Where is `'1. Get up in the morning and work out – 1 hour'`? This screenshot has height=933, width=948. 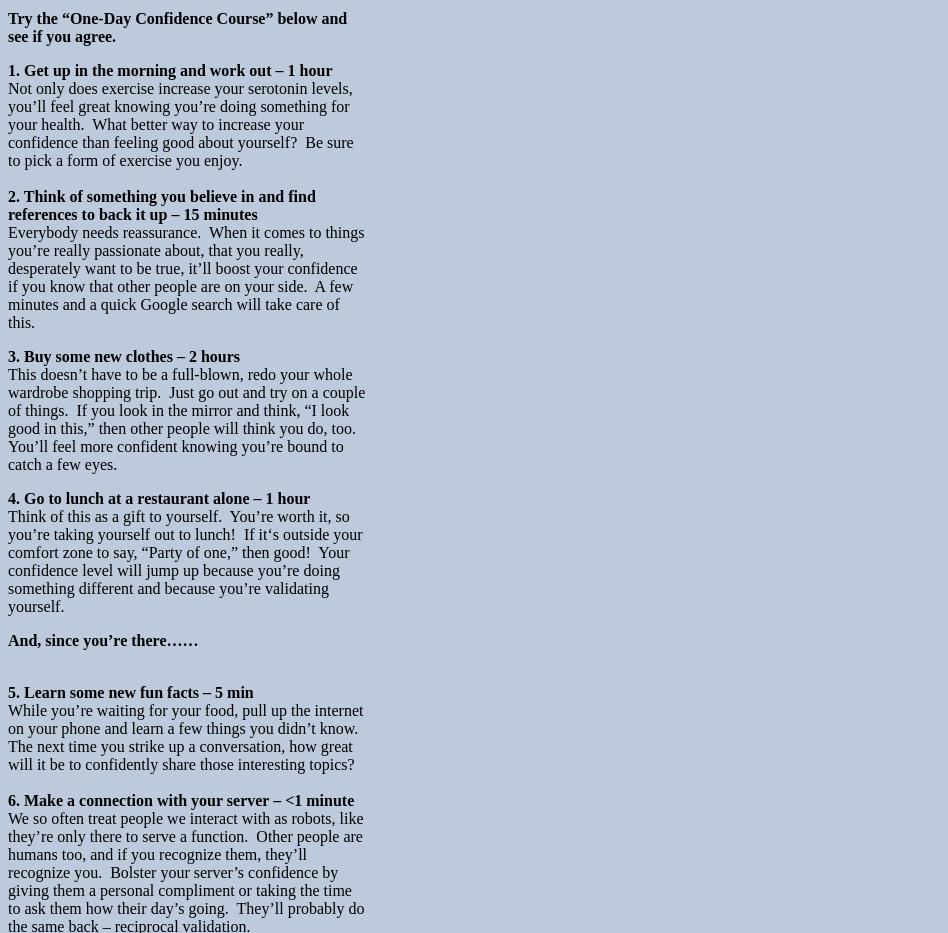
'1. Get up in the morning and work out – 1 hour' is located at coordinates (168, 69).